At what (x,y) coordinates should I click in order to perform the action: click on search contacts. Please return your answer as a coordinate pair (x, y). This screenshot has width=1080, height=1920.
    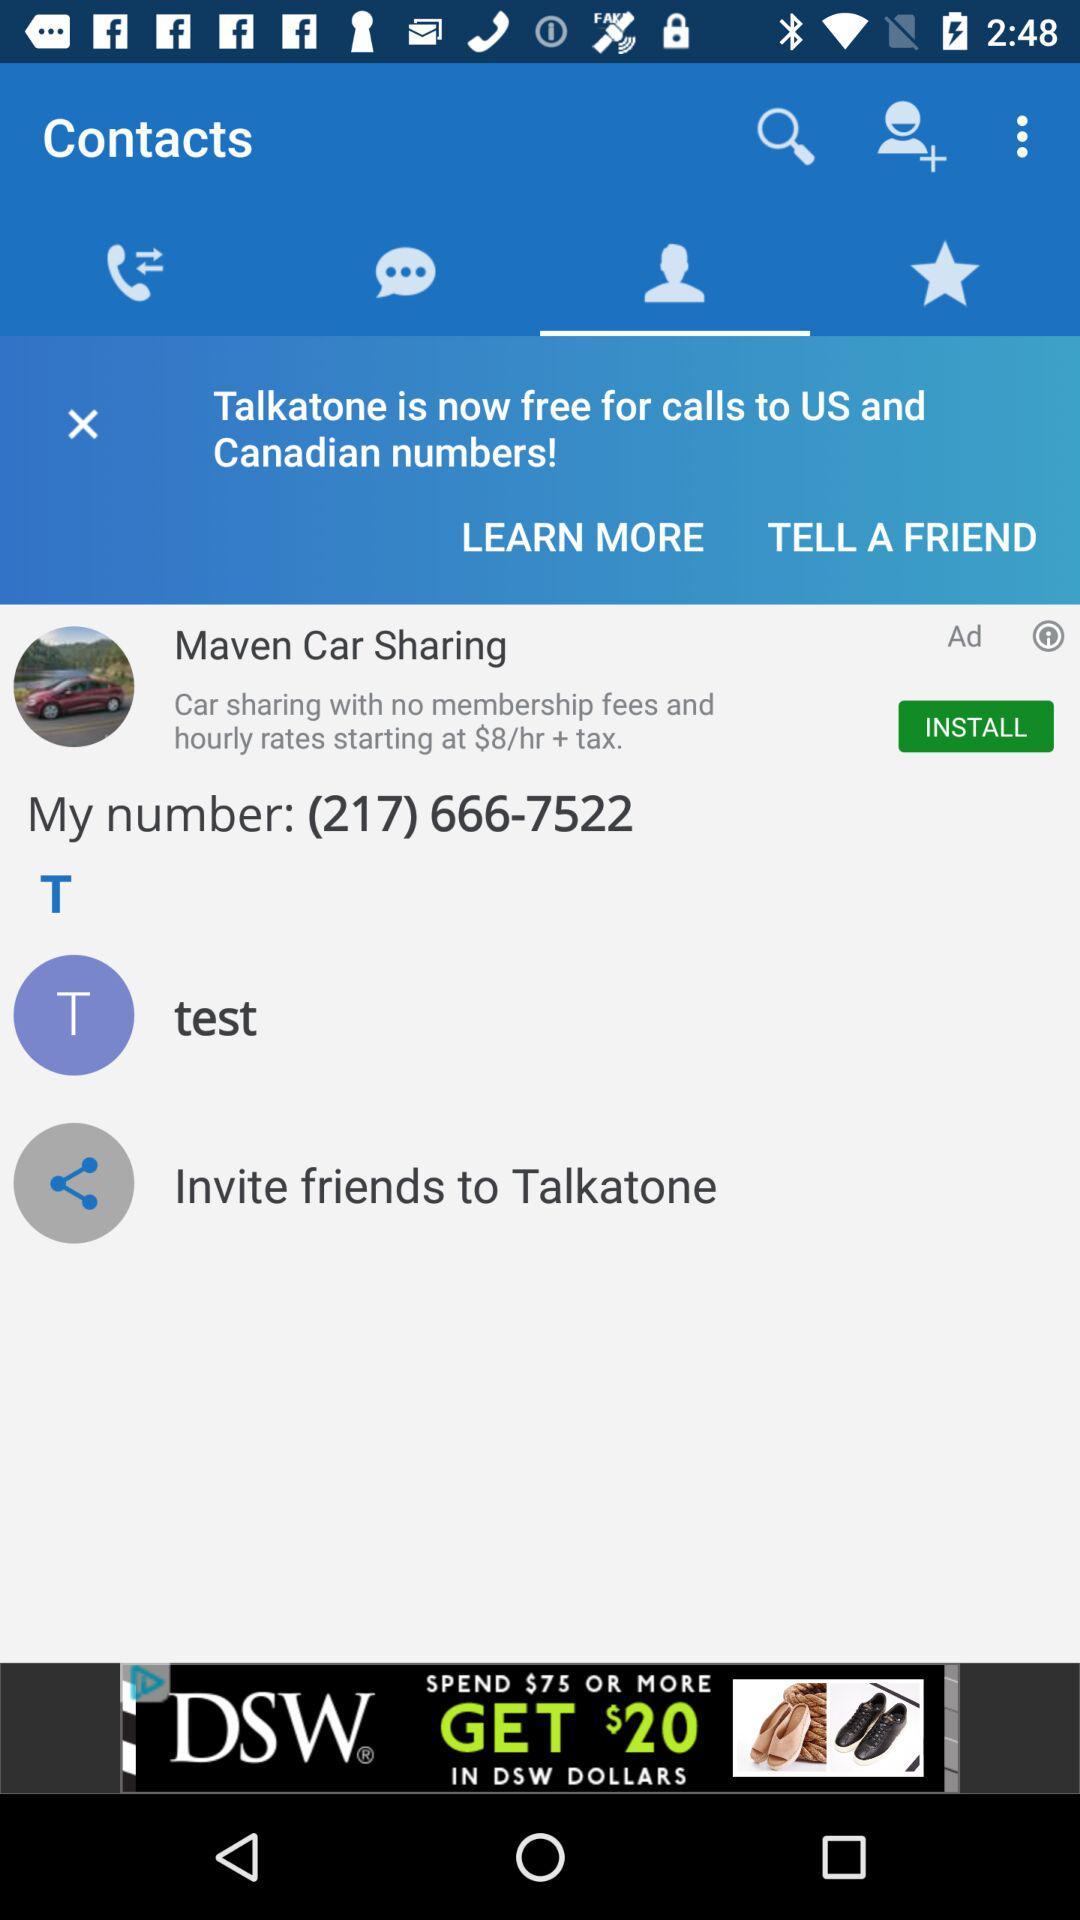
    Looking at the image, I should click on (785, 135).